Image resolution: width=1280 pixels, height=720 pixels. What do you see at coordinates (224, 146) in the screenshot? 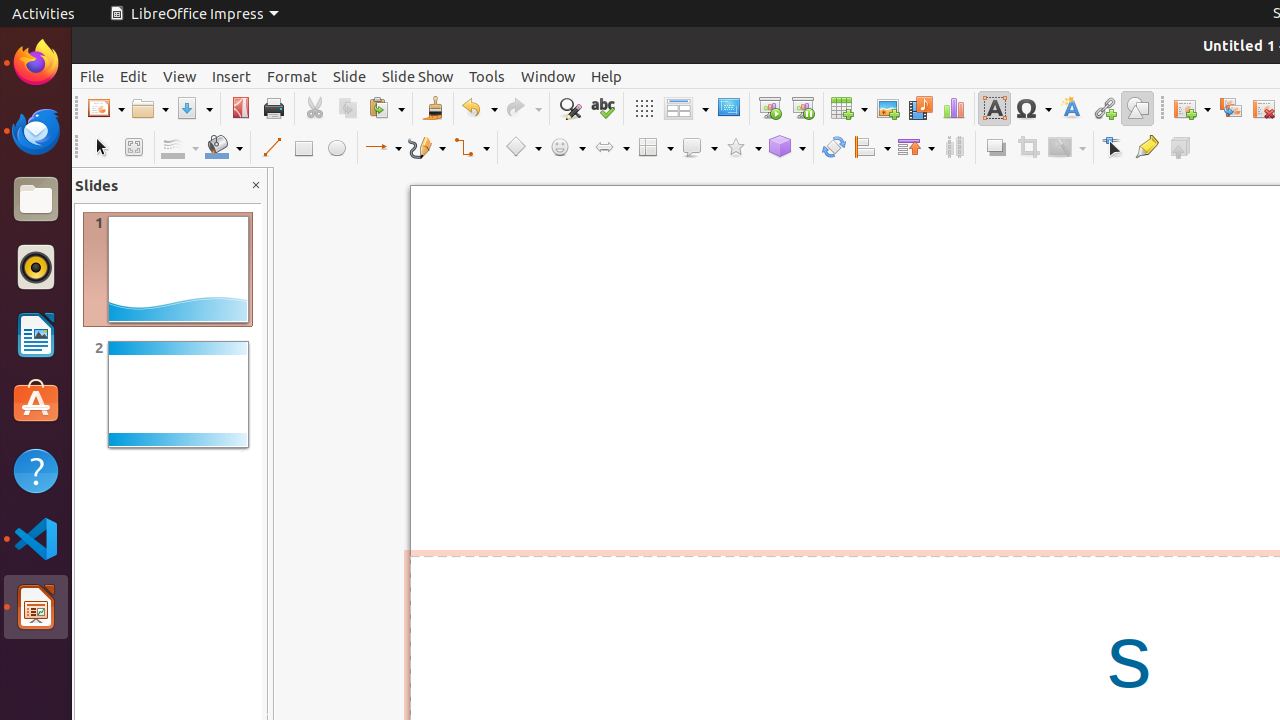
I see `'Fill Color'` at bounding box center [224, 146].